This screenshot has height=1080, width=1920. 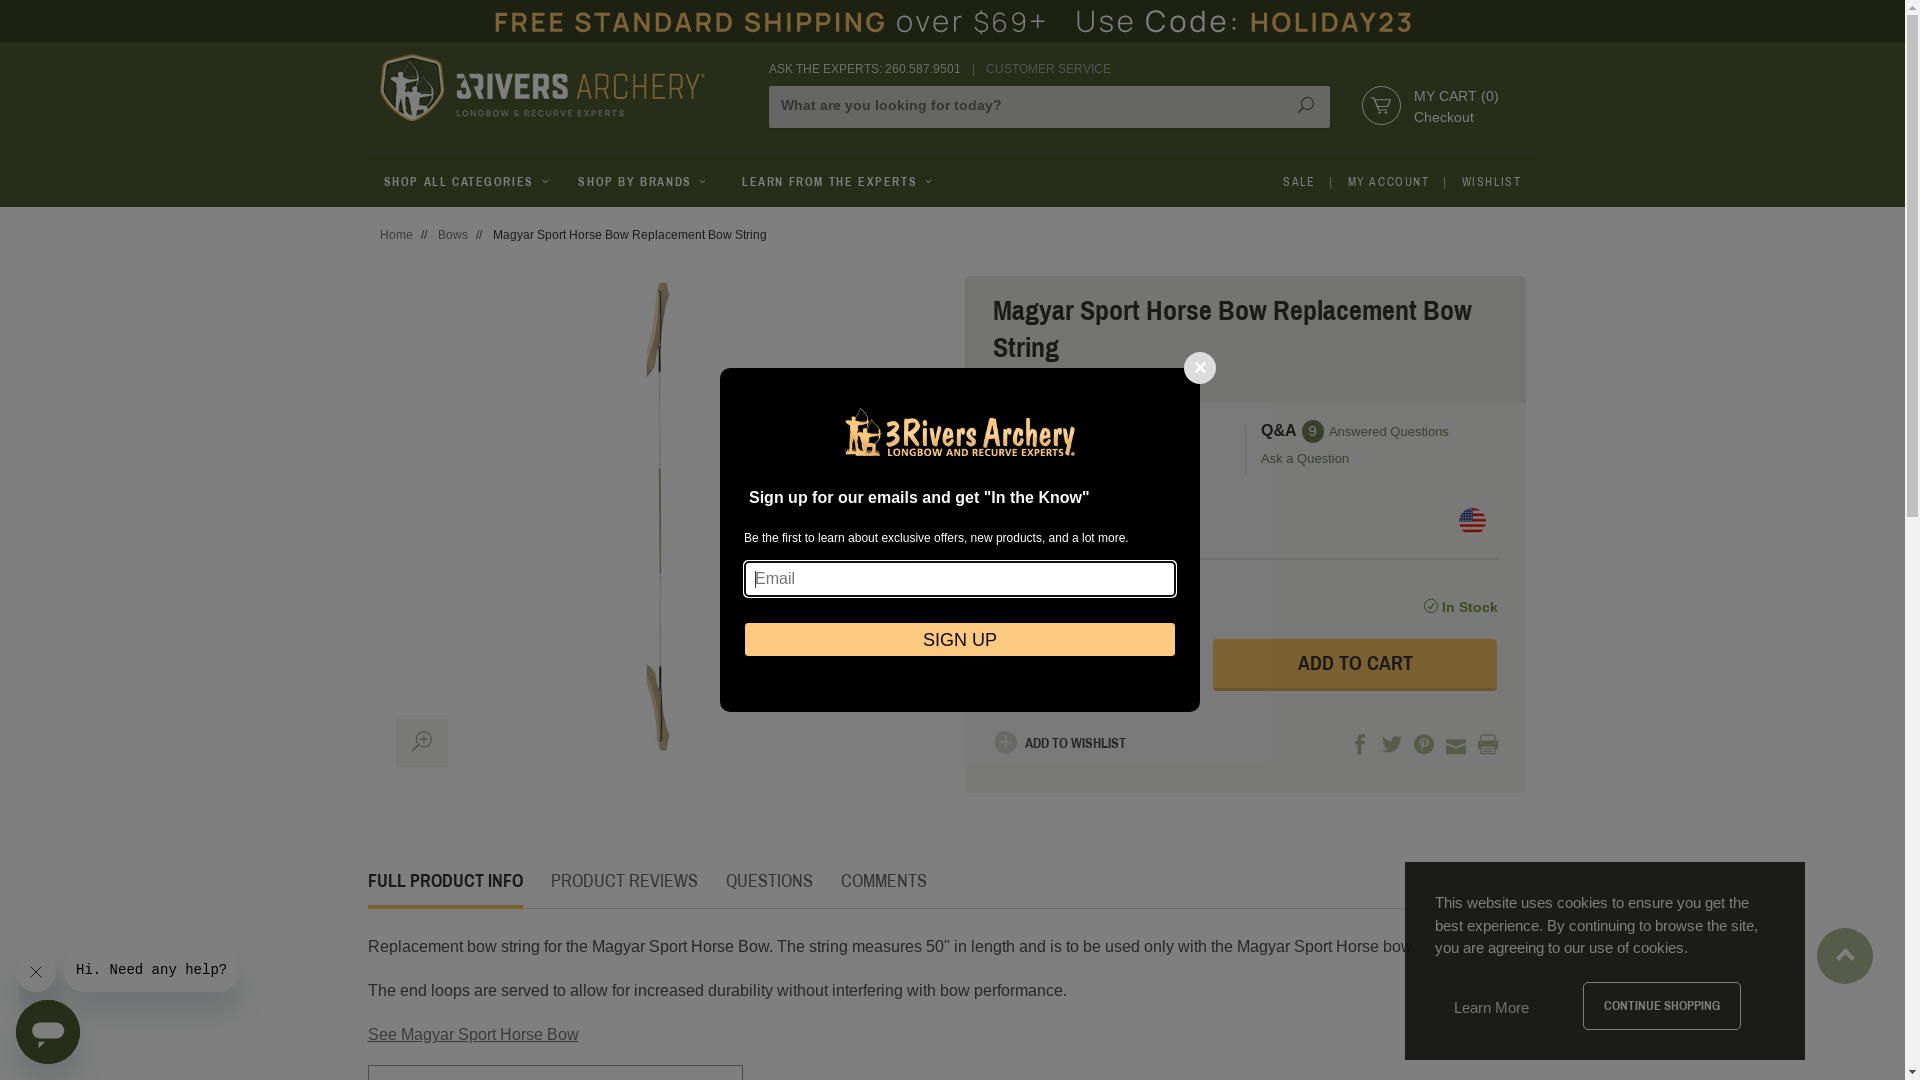 I want to click on 'Share on Pinterest', so click(x=1423, y=745).